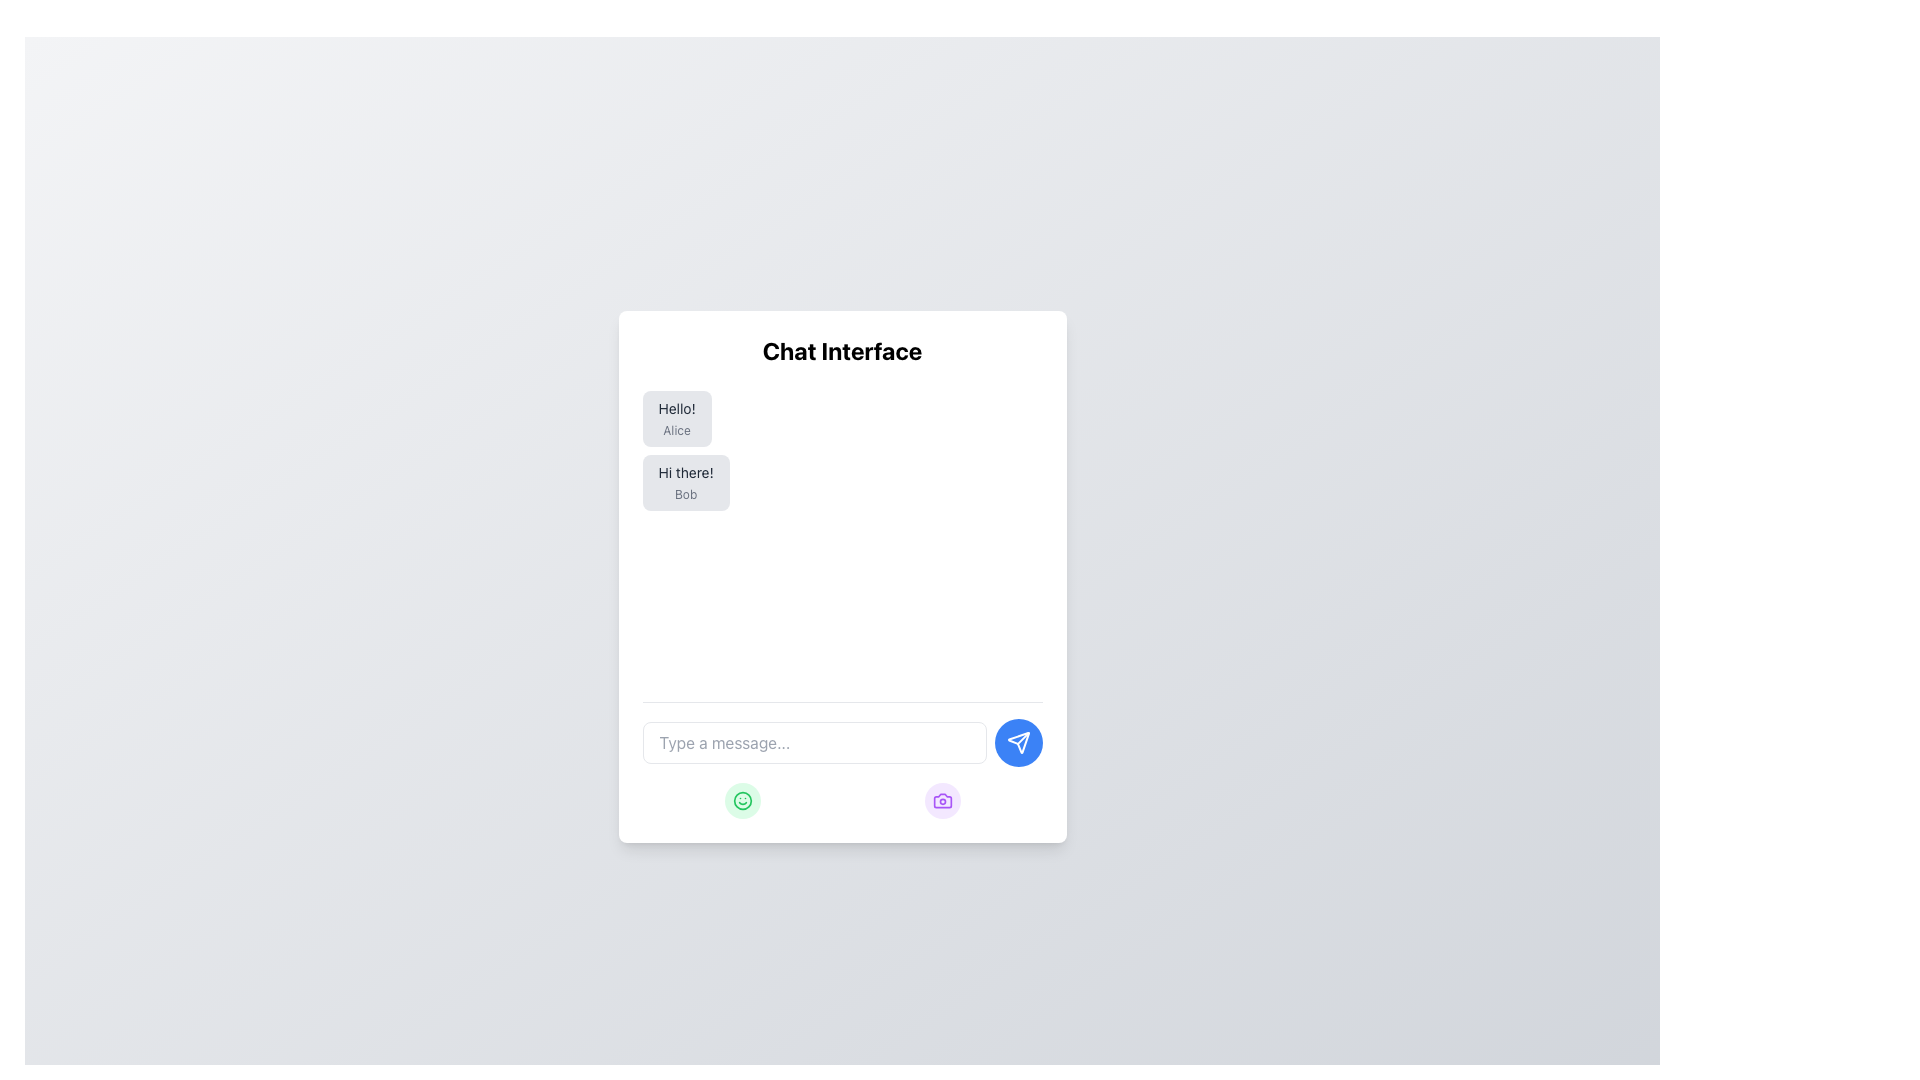 Image resolution: width=1920 pixels, height=1080 pixels. Describe the element at coordinates (1018, 743) in the screenshot. I see `the paper plane icon within the circular blue button located at the bottom-right corner of the chat interface to send a message` at that location.